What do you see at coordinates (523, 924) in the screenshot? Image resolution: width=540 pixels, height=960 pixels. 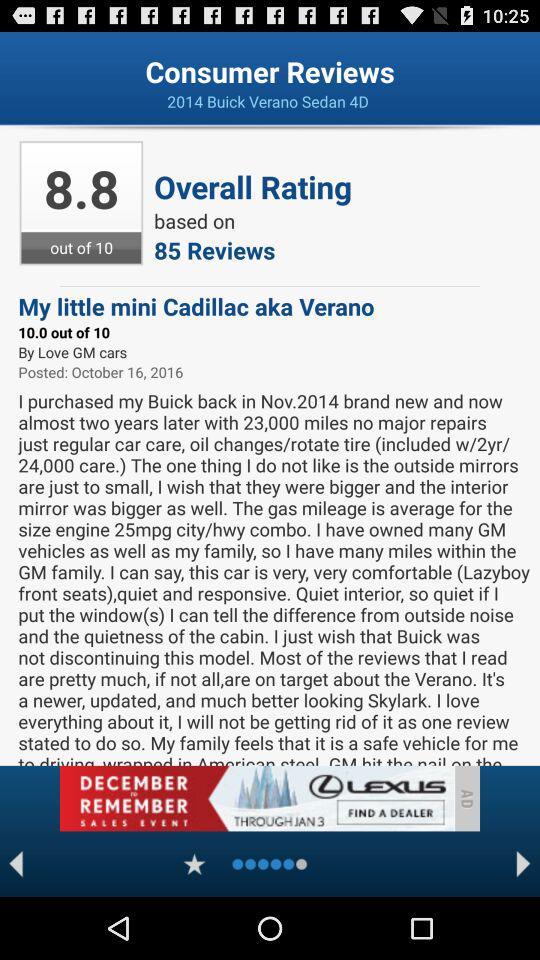 I see `the play icon` at bounding box center [523, 924].